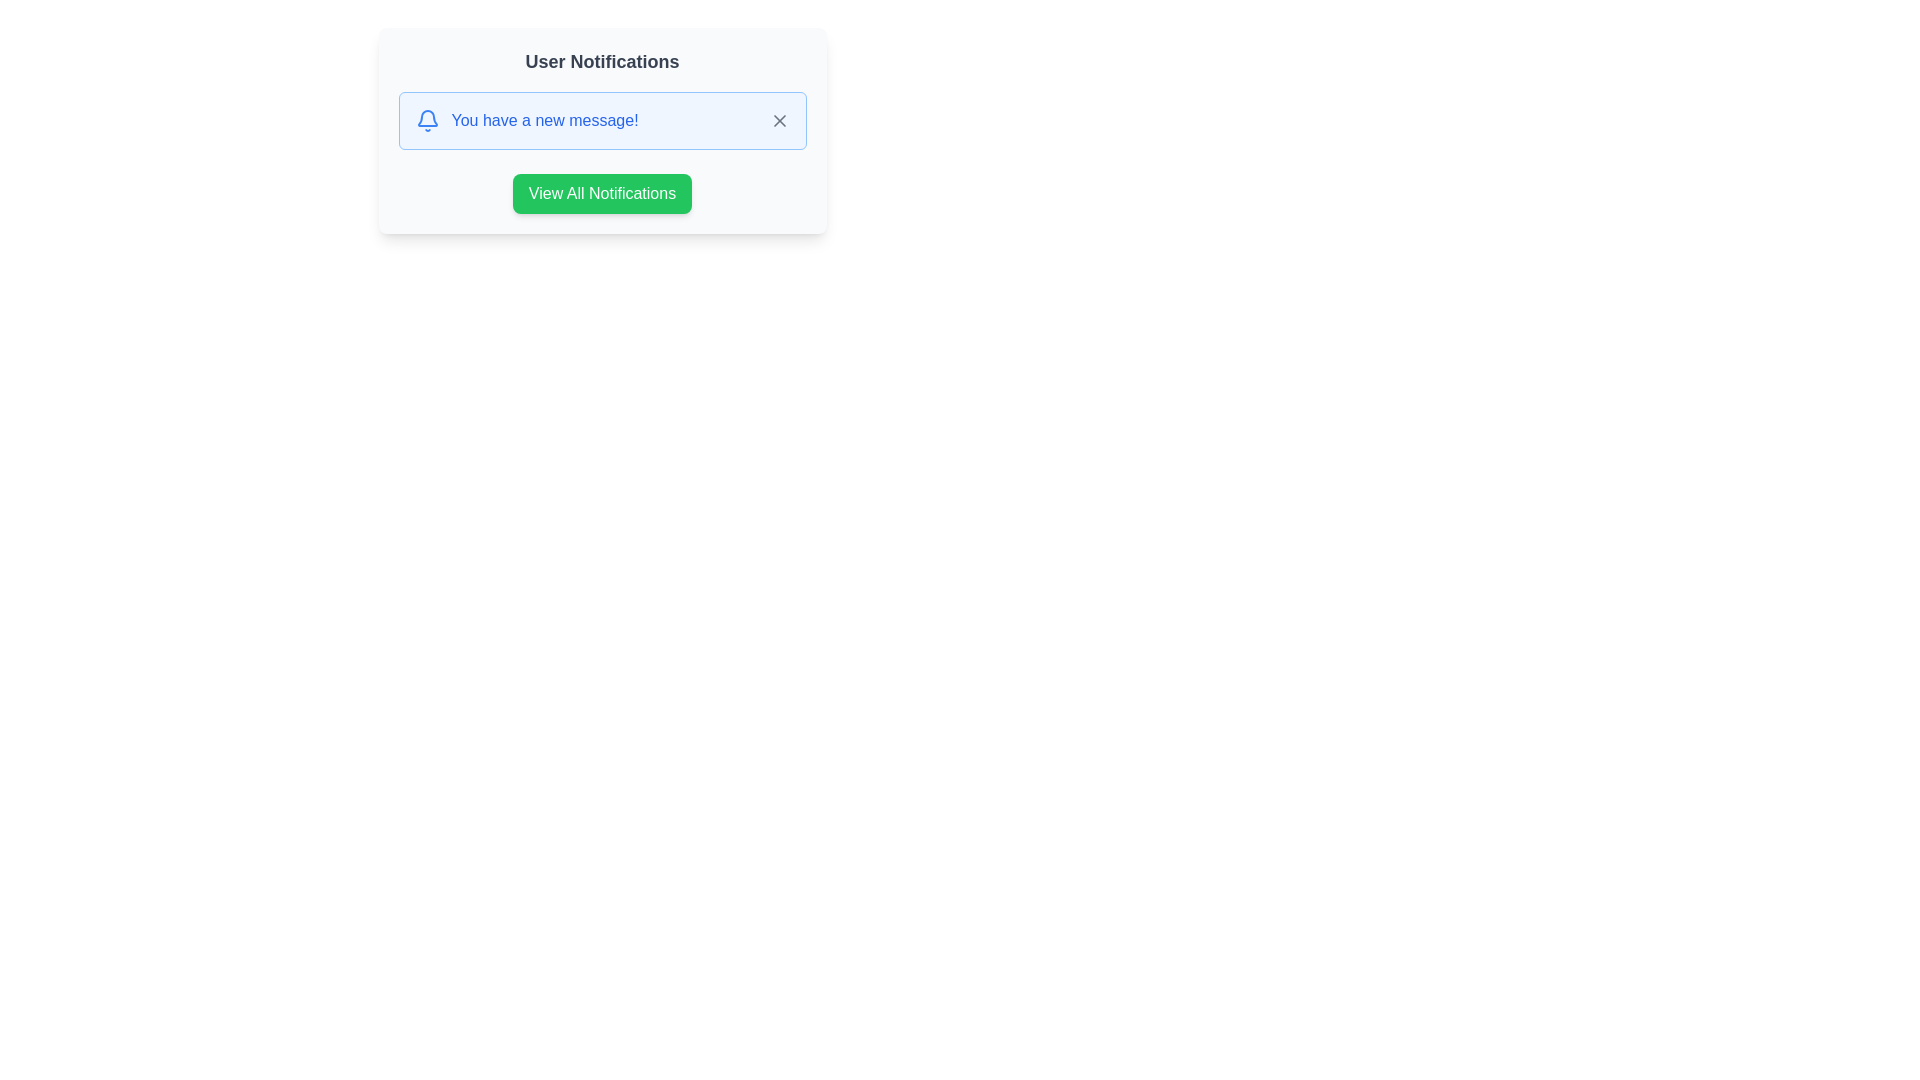  I want to click on the cross-shaped SVG icon located inside the User Notifications panel, so click(778, 120).